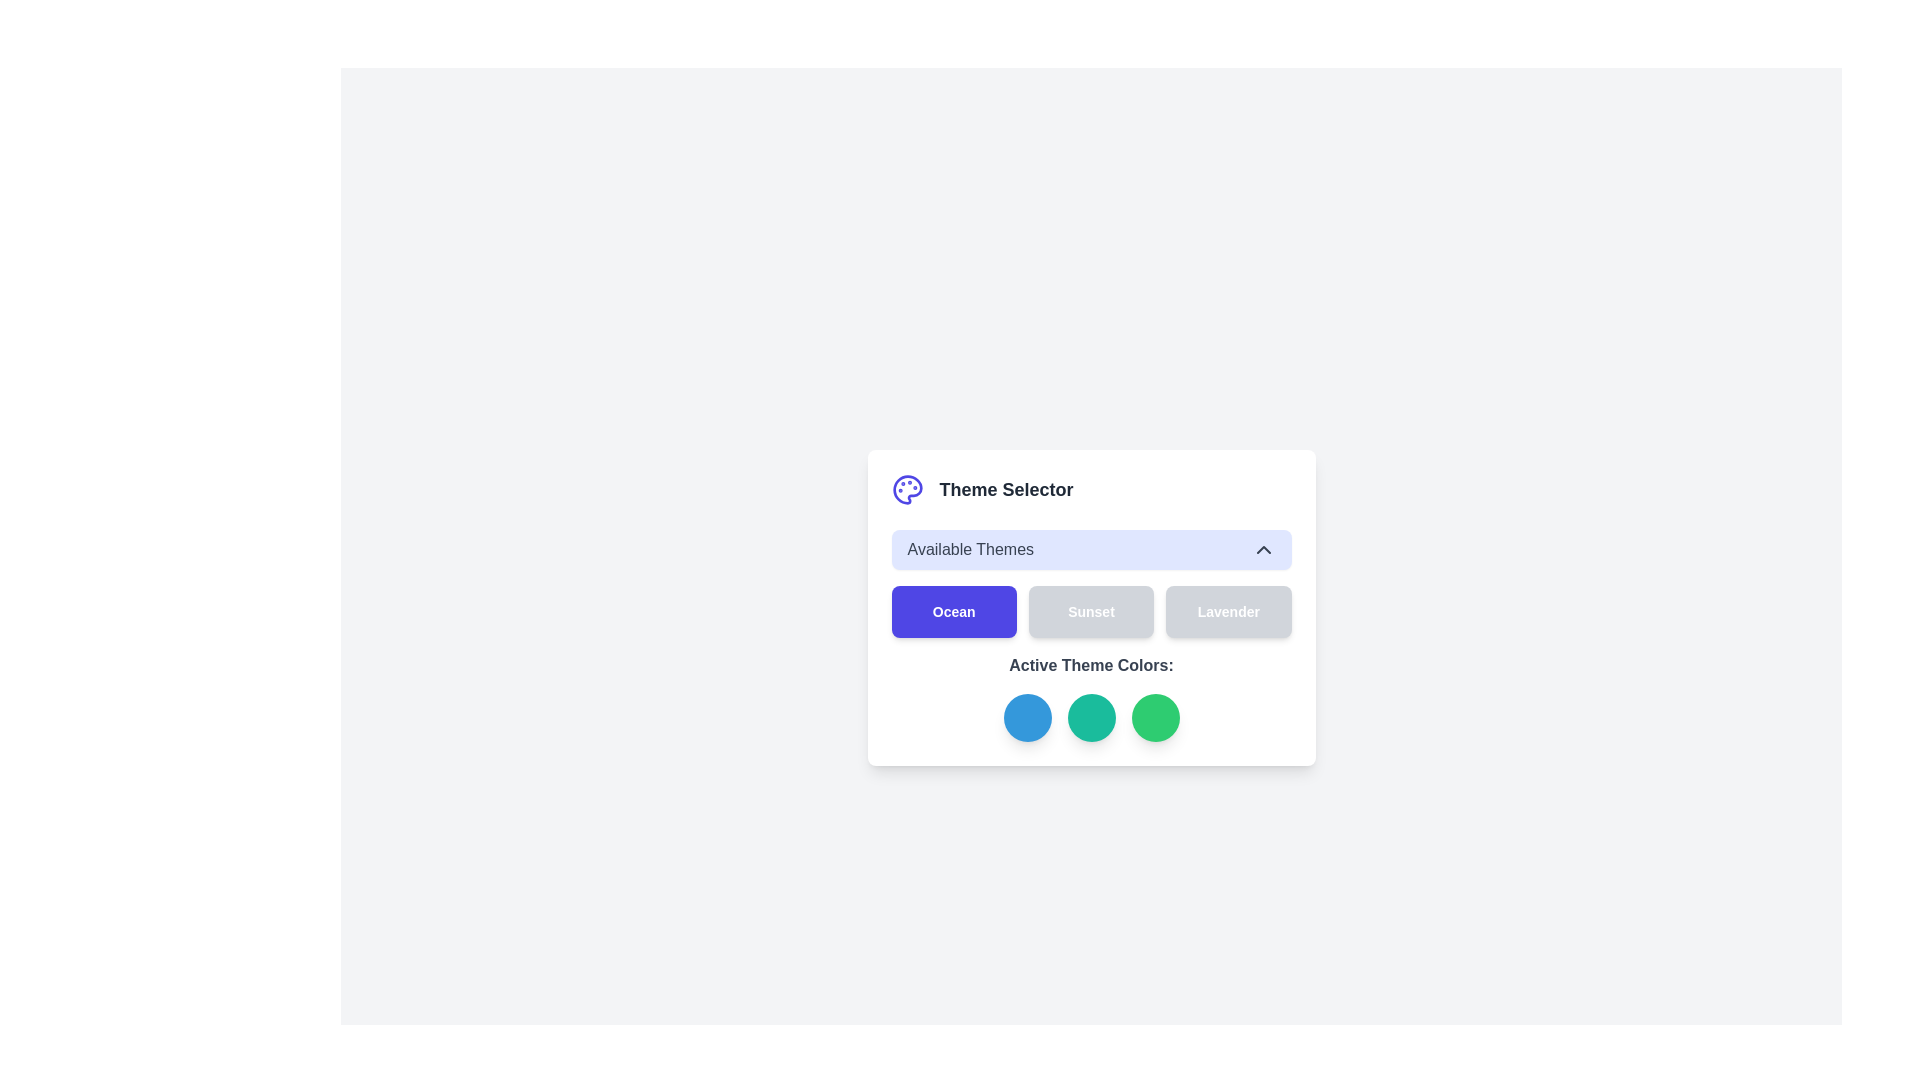 The image size is (1920, 1080). What do you see at coordinates (1090, 607) in the screenshot?
I see `the 'Sunset' button, which is a rectangular button with a light gray background and white text, positioned between the 'Ocean' and 'Lavender' buttons under 'Available Themes'` at bounding box center [1090, 607].